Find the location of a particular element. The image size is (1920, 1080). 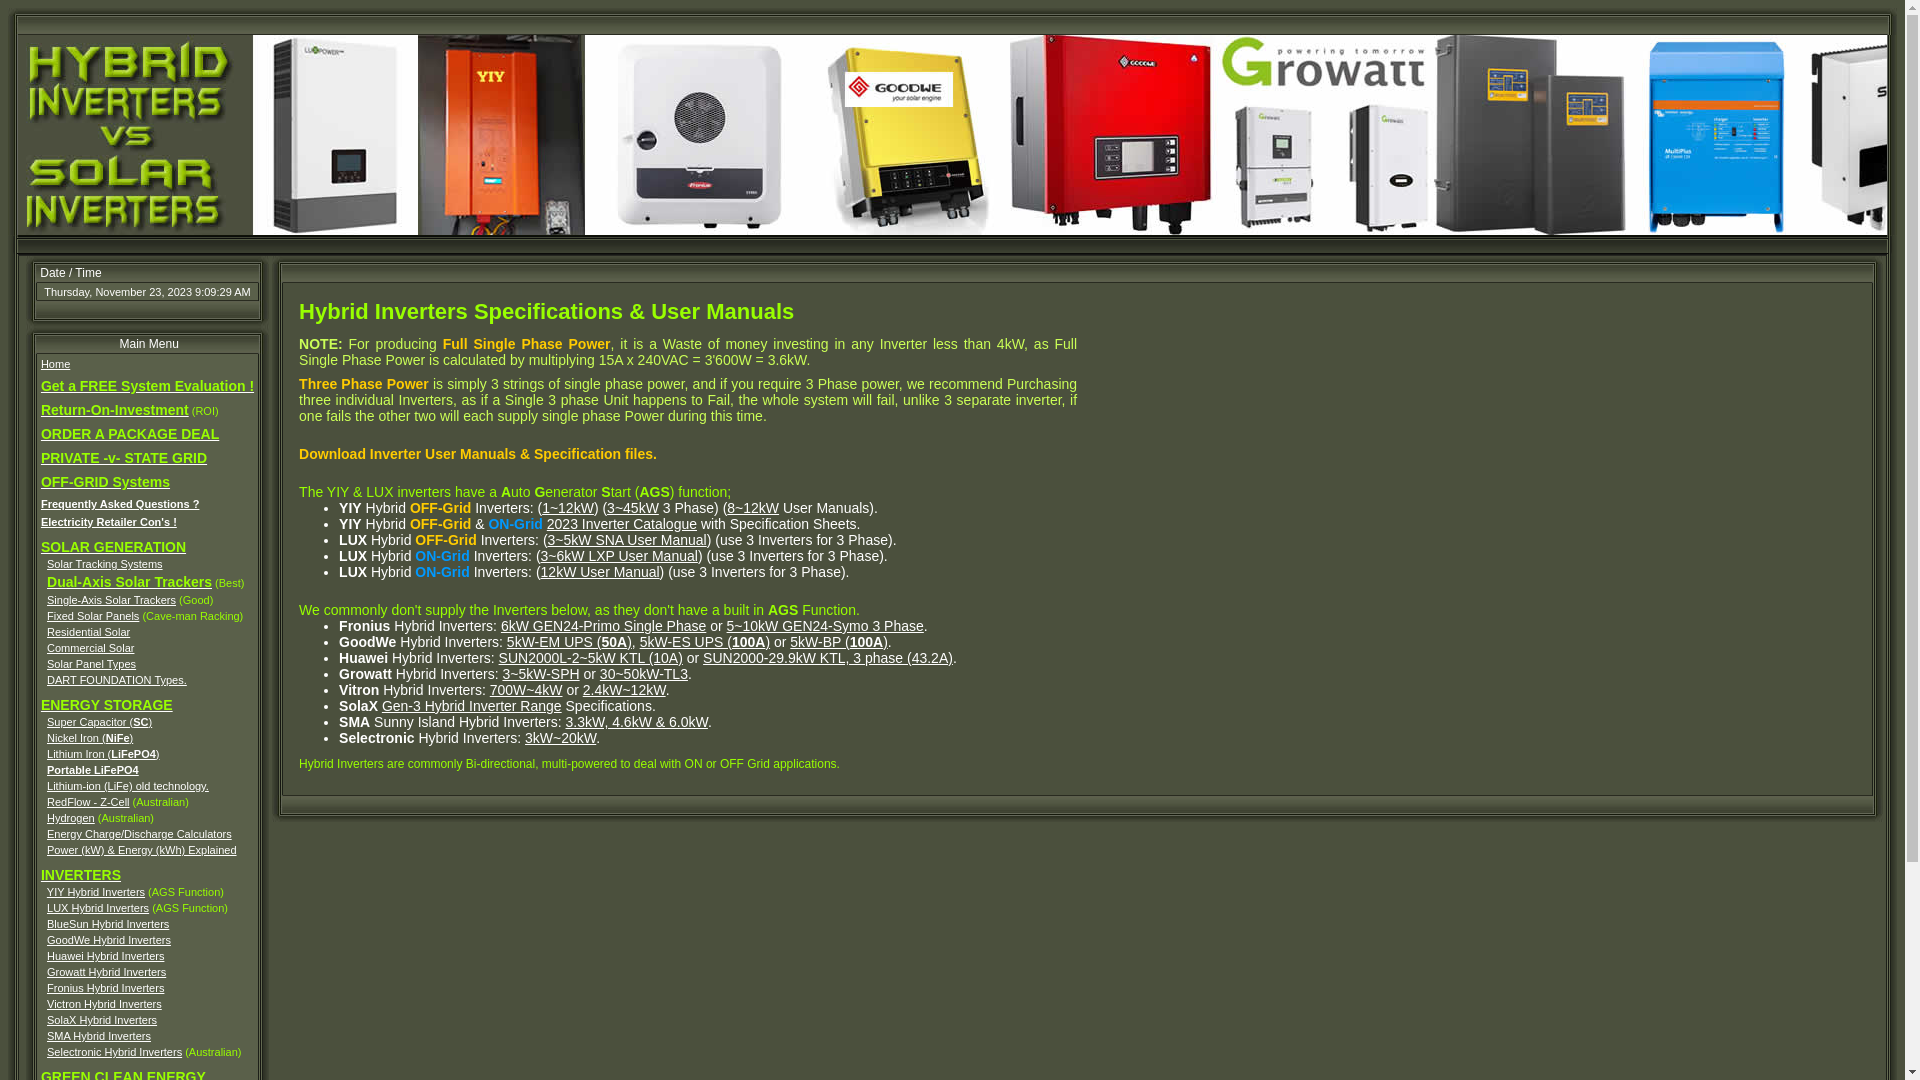

'Residential Solar' is located at coordinates (87, 632).